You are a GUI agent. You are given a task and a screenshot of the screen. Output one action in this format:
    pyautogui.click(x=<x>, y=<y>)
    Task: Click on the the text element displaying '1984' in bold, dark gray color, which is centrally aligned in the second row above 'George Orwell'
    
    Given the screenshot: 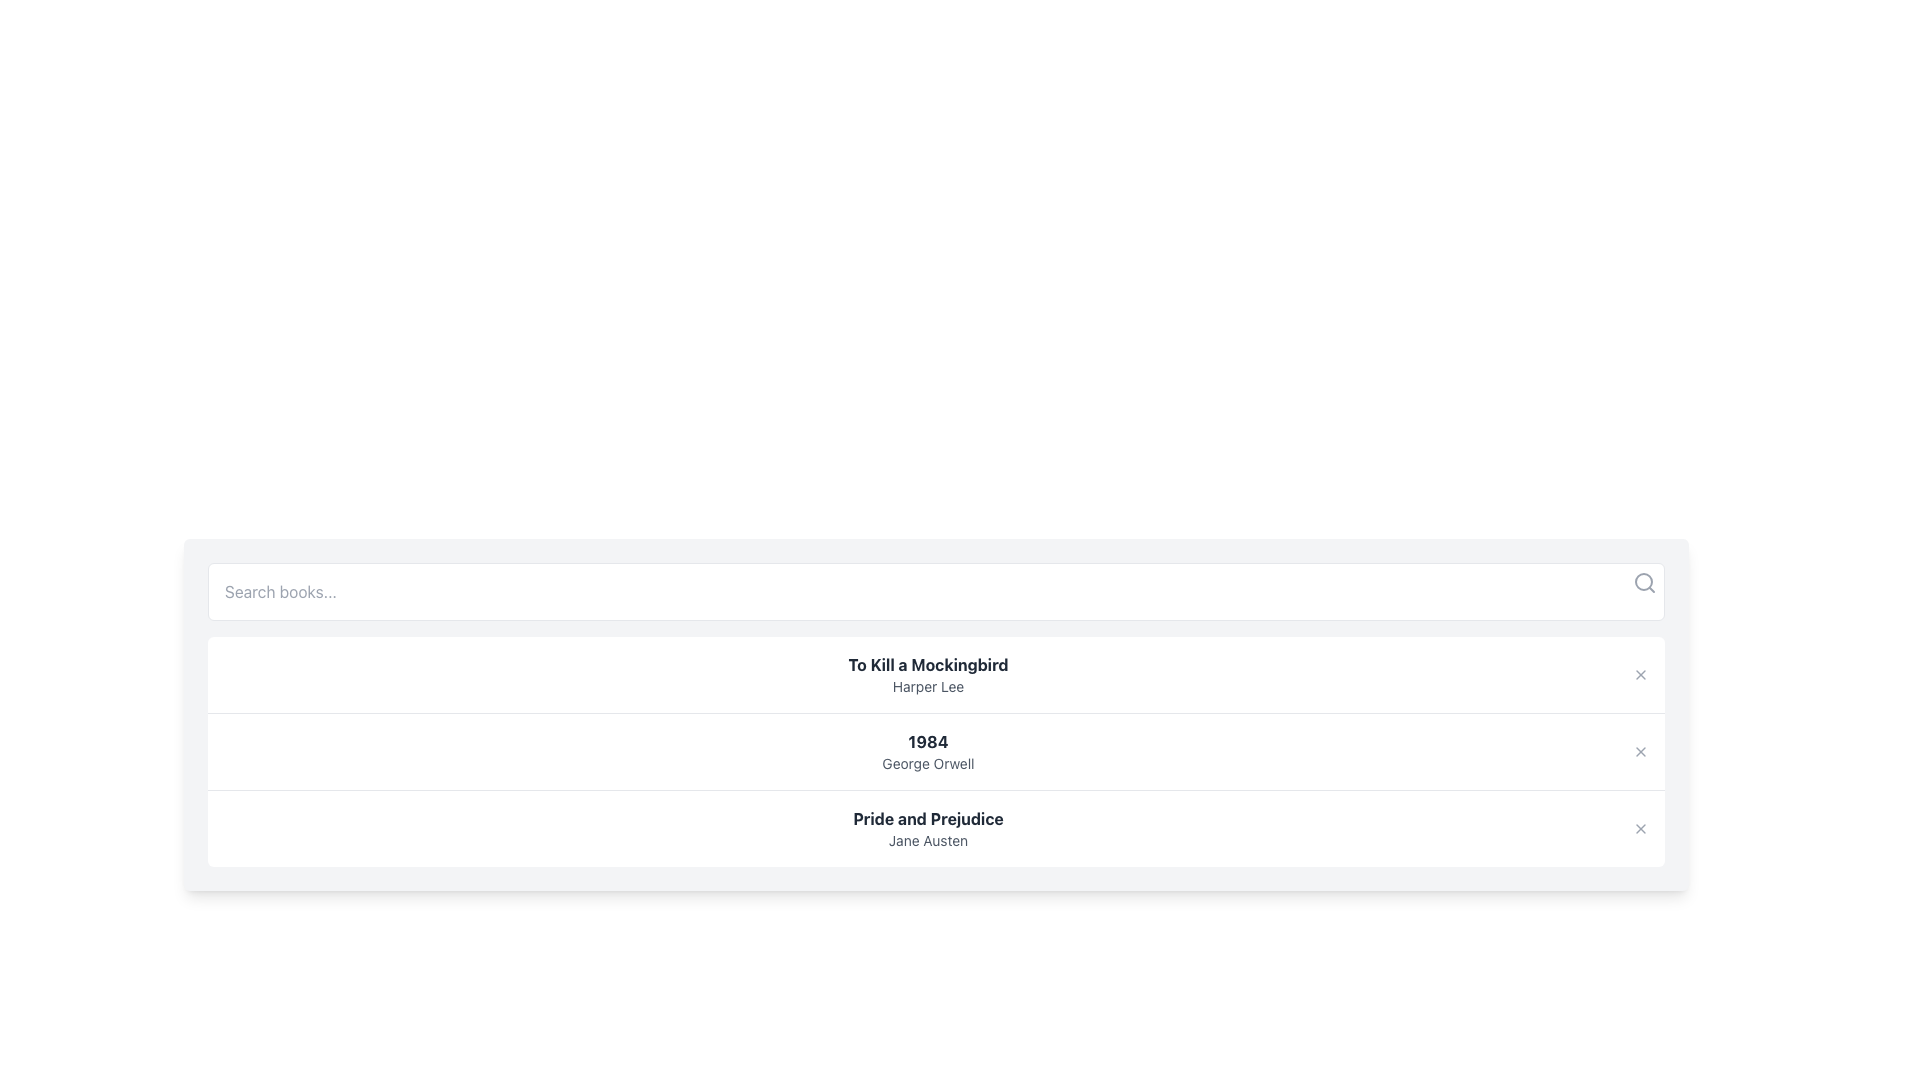 What is the action you would take?
    pyautogui.click(x=927, y=741)
    